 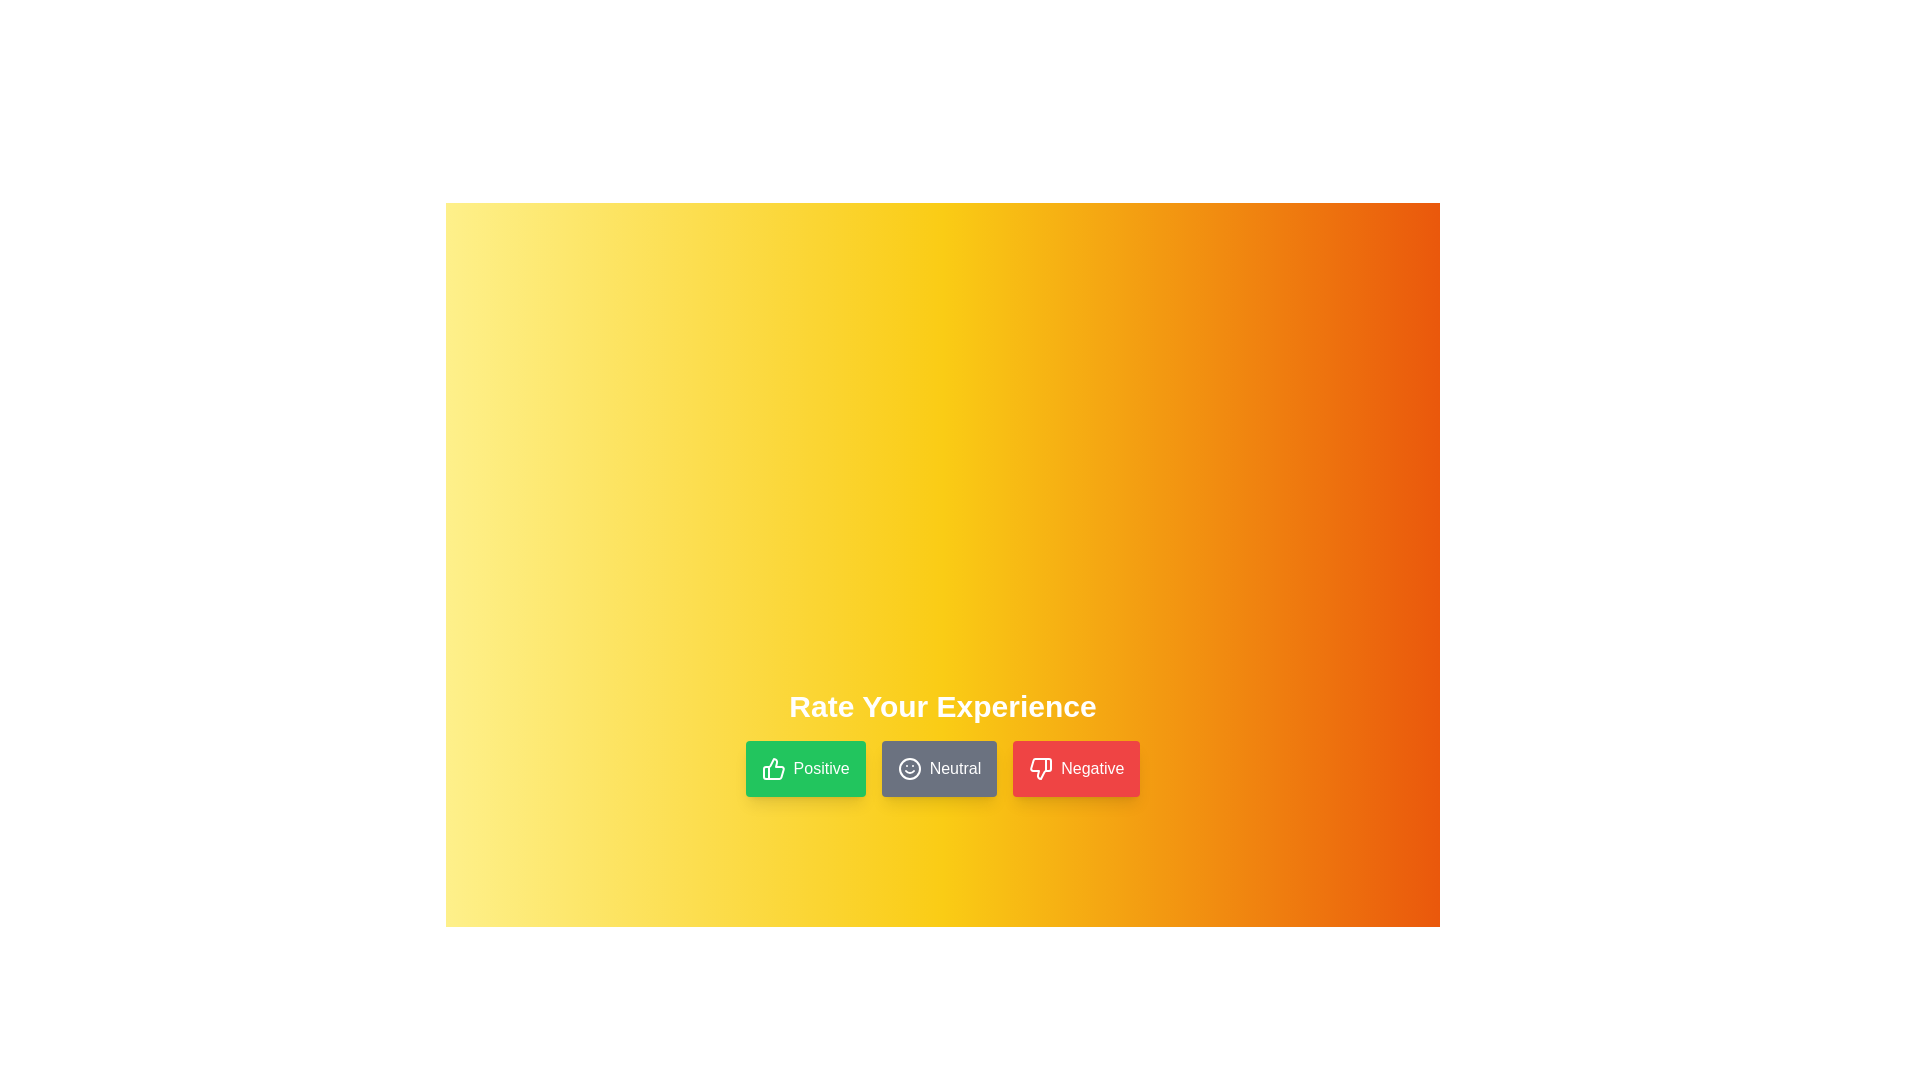 I want to click on the Button Group containing the 'Positive', 'Neutral', and 'Negative' buttons, so click(x=941, y=767).